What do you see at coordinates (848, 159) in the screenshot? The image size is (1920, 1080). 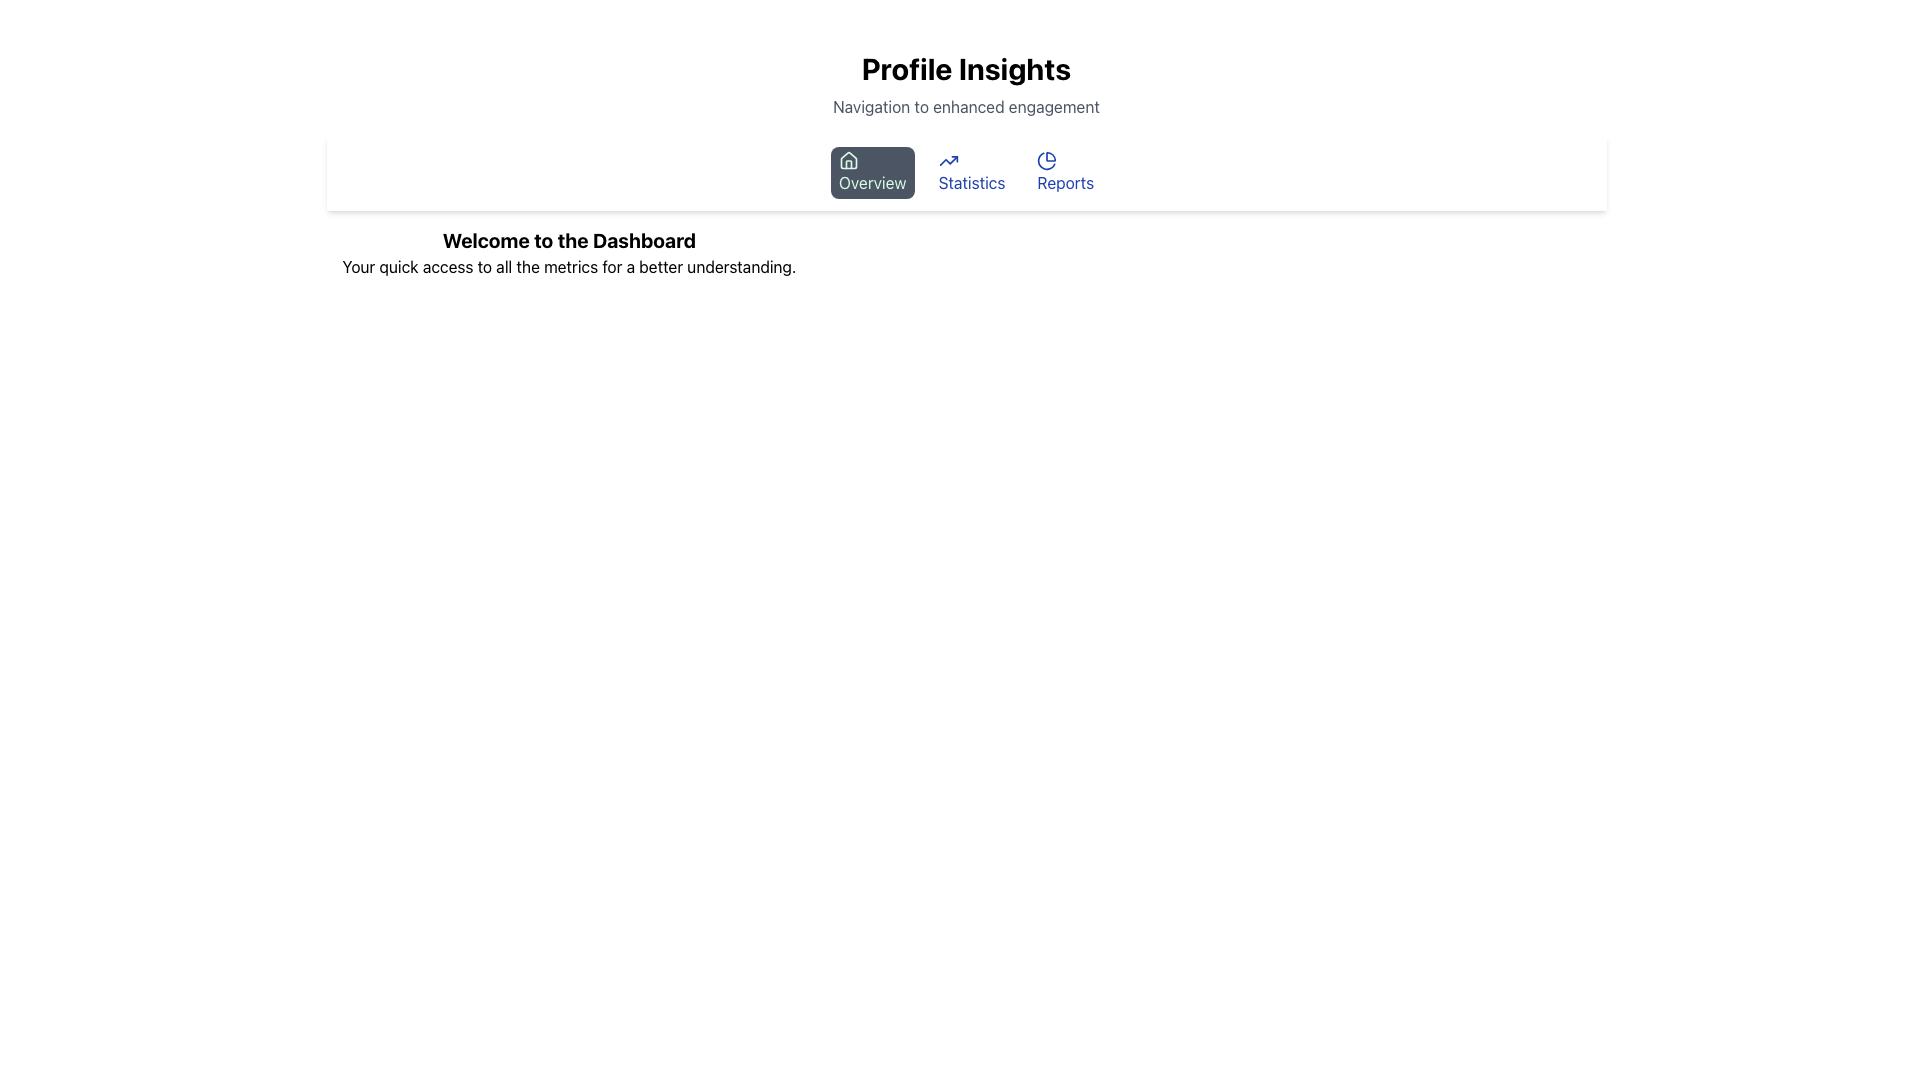 I see `house icon vector graphic located inside the 'Overview' button in the top navigation bar using developer tools` at bounding box center [848, 159].